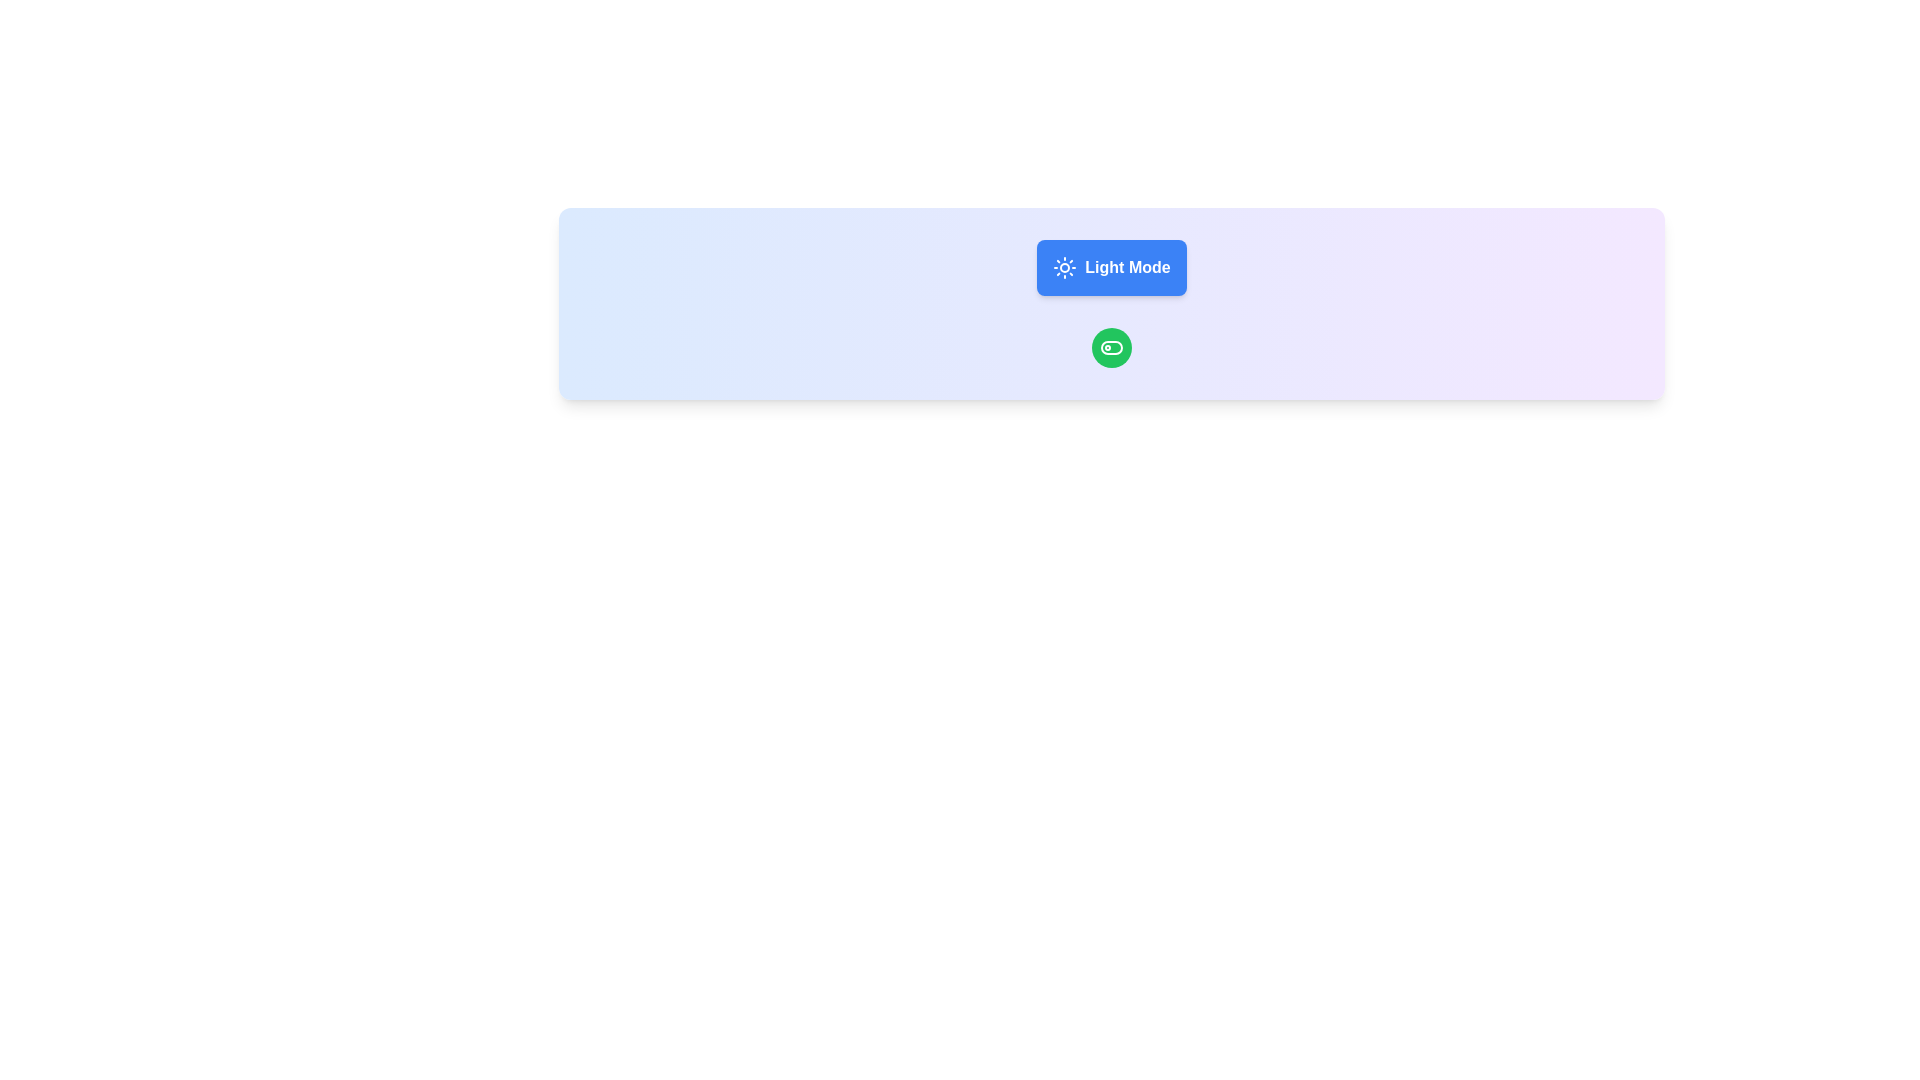 The image size is (1920, 1080). What do you see at coordinates (1128, 266) in the screenshot?
I see `the 'Light Mode' label located inside the blue button with a sun icon to confirm its relation to the light mode functionality` at bounding box center [1128, 266].